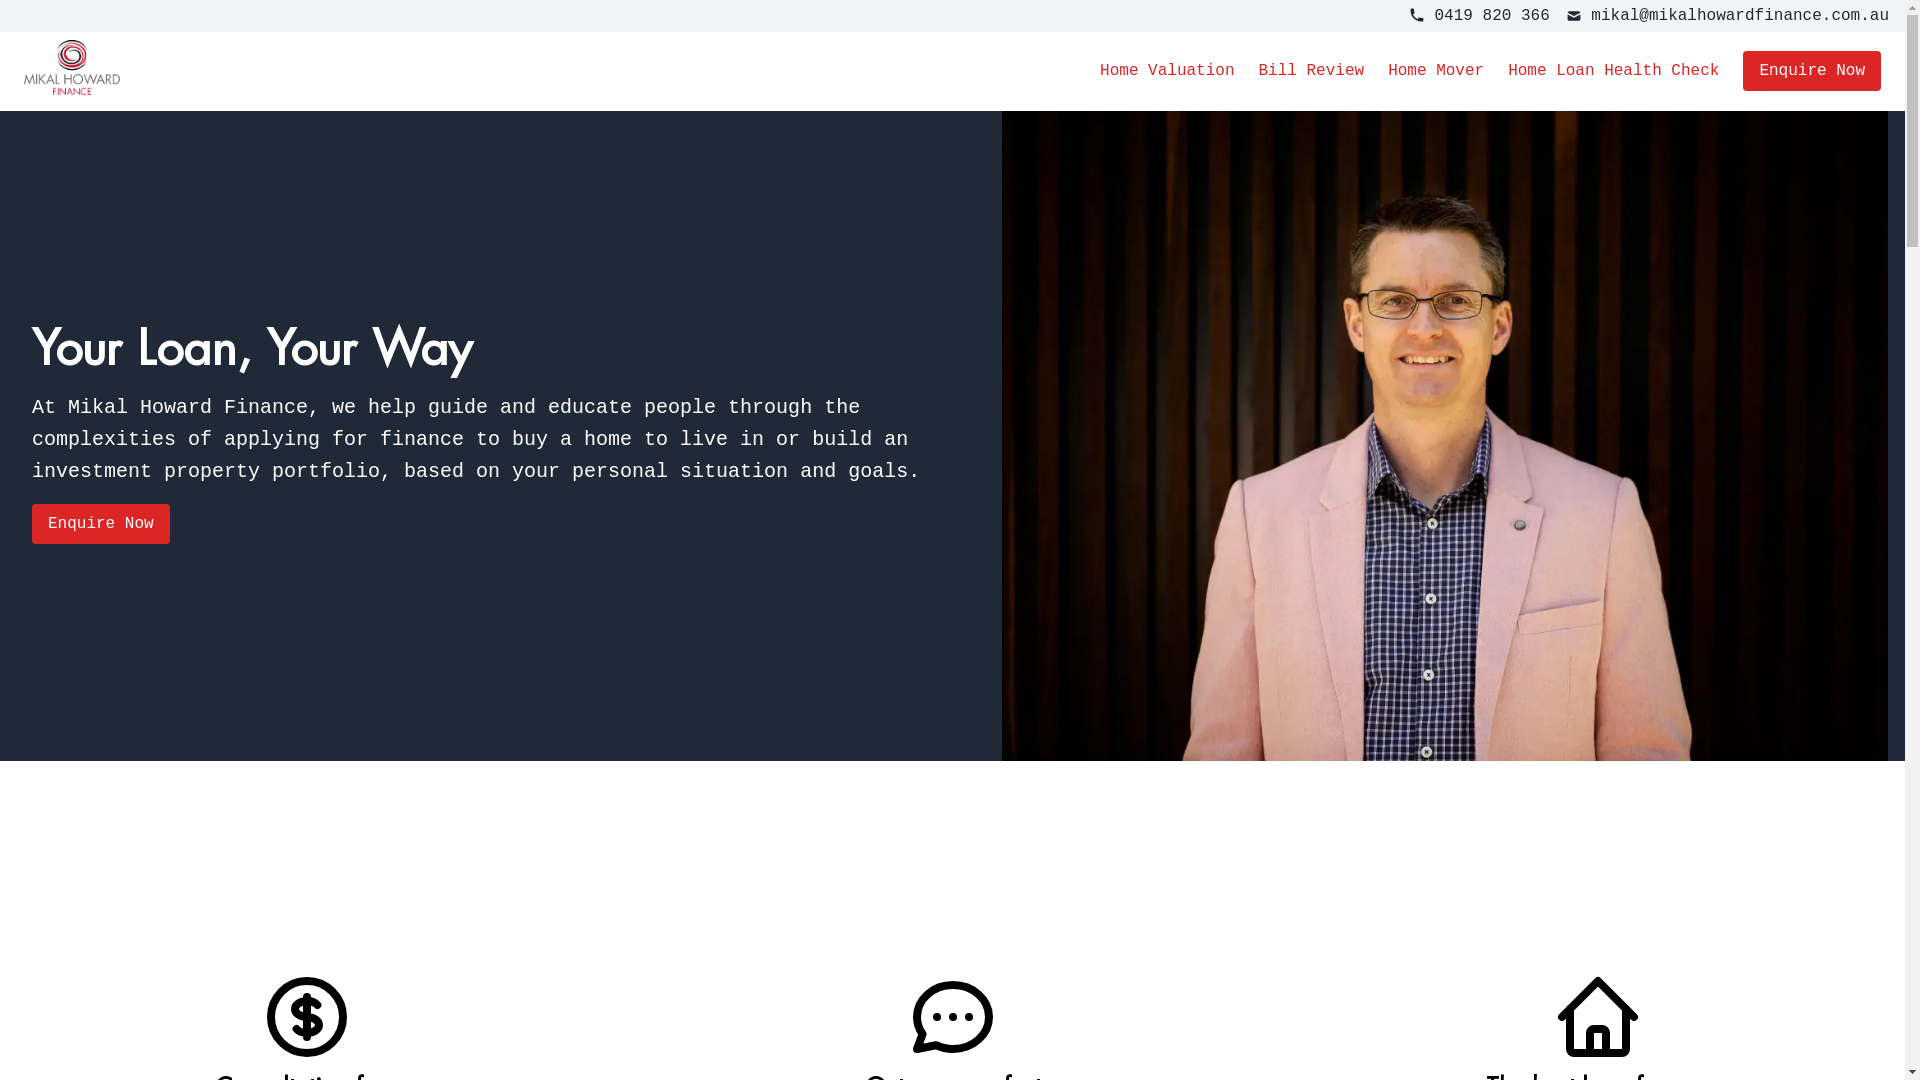 This screenshot has width=1920, height=1080. What do you see at coordinates (99, 523) in the screenshot?
I see `'Enquire Now'` at bounding box center [99, 523].